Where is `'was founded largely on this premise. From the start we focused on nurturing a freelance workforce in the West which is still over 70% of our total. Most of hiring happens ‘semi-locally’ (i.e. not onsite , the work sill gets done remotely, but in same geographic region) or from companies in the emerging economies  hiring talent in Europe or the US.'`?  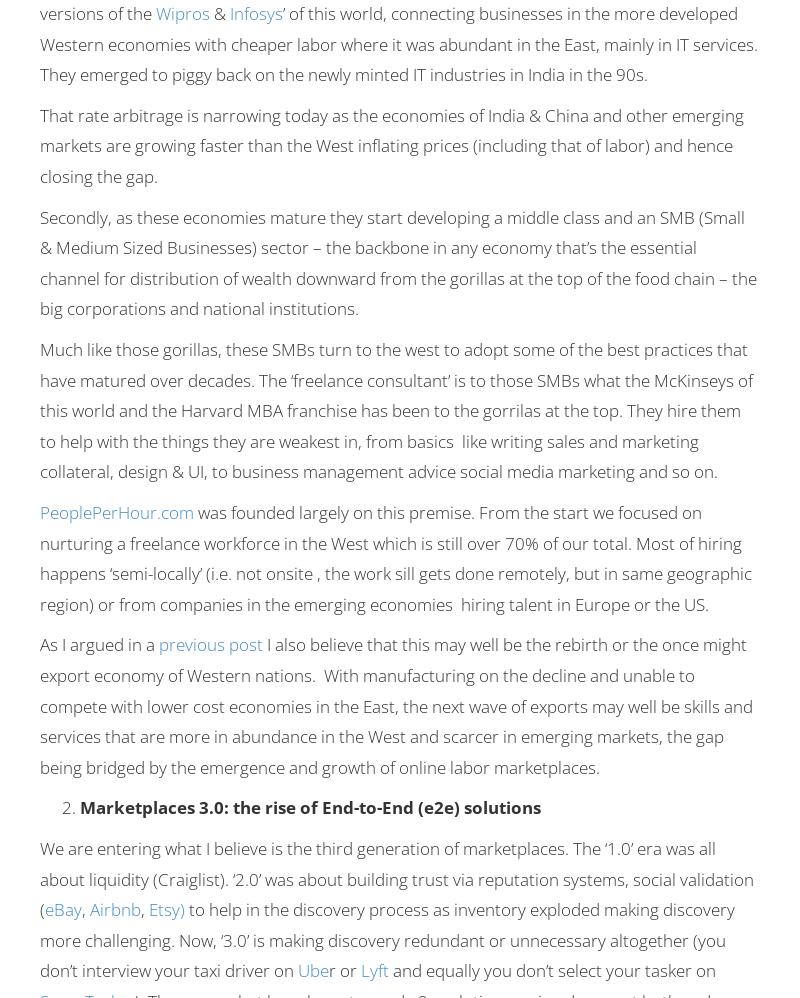 'was founded largely on this premise. From the start we focused on nurturing a freelance workforce in the West which is still over 70% of our total. Most of hiring happens ‘semi-locally’ (i.e. not onsite , the work sill gets done remotely, but in same geographic region) or from companies in the emerging economies  hiring talent in Europe or the US.' is located at coordinates (395, 556).